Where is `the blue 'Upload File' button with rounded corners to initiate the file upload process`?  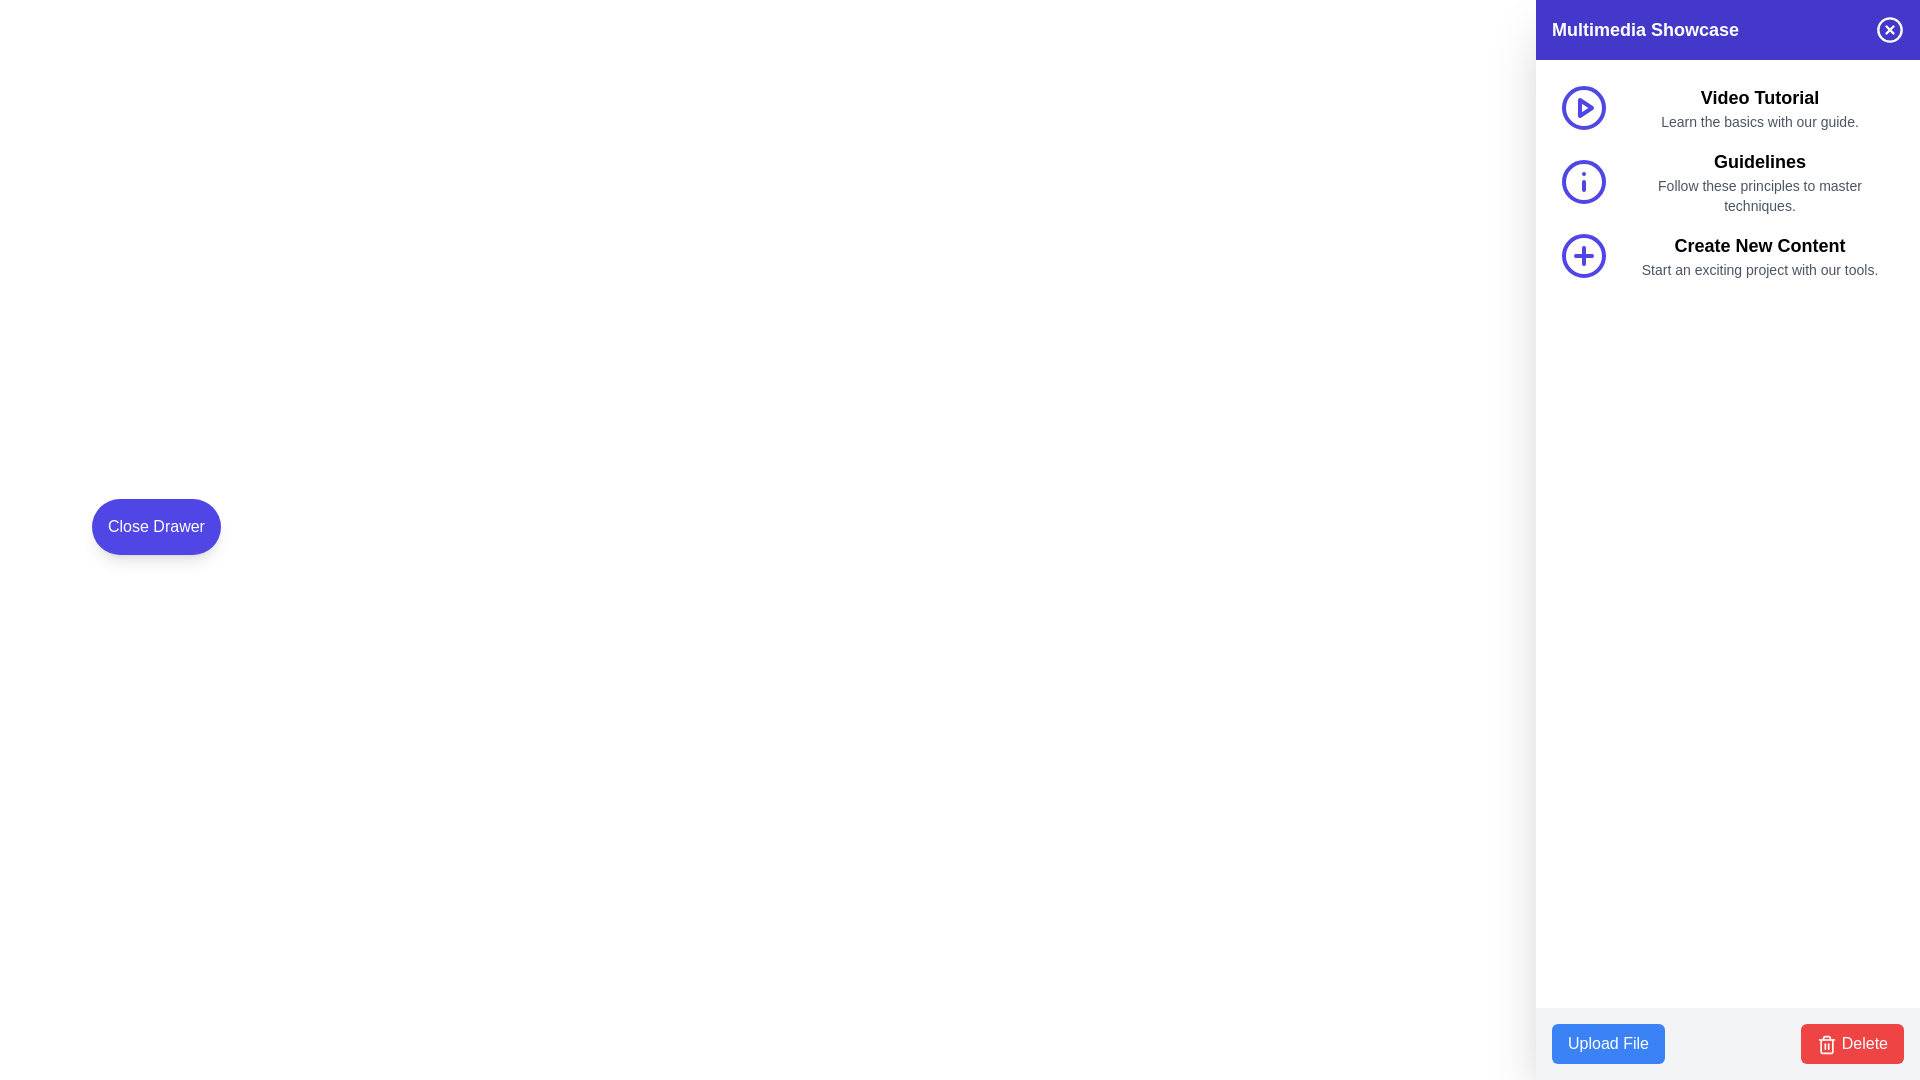
the blue 'Upload File' button with rounded corners to initiate the file upload process is located at coordinates (1608, 1043).